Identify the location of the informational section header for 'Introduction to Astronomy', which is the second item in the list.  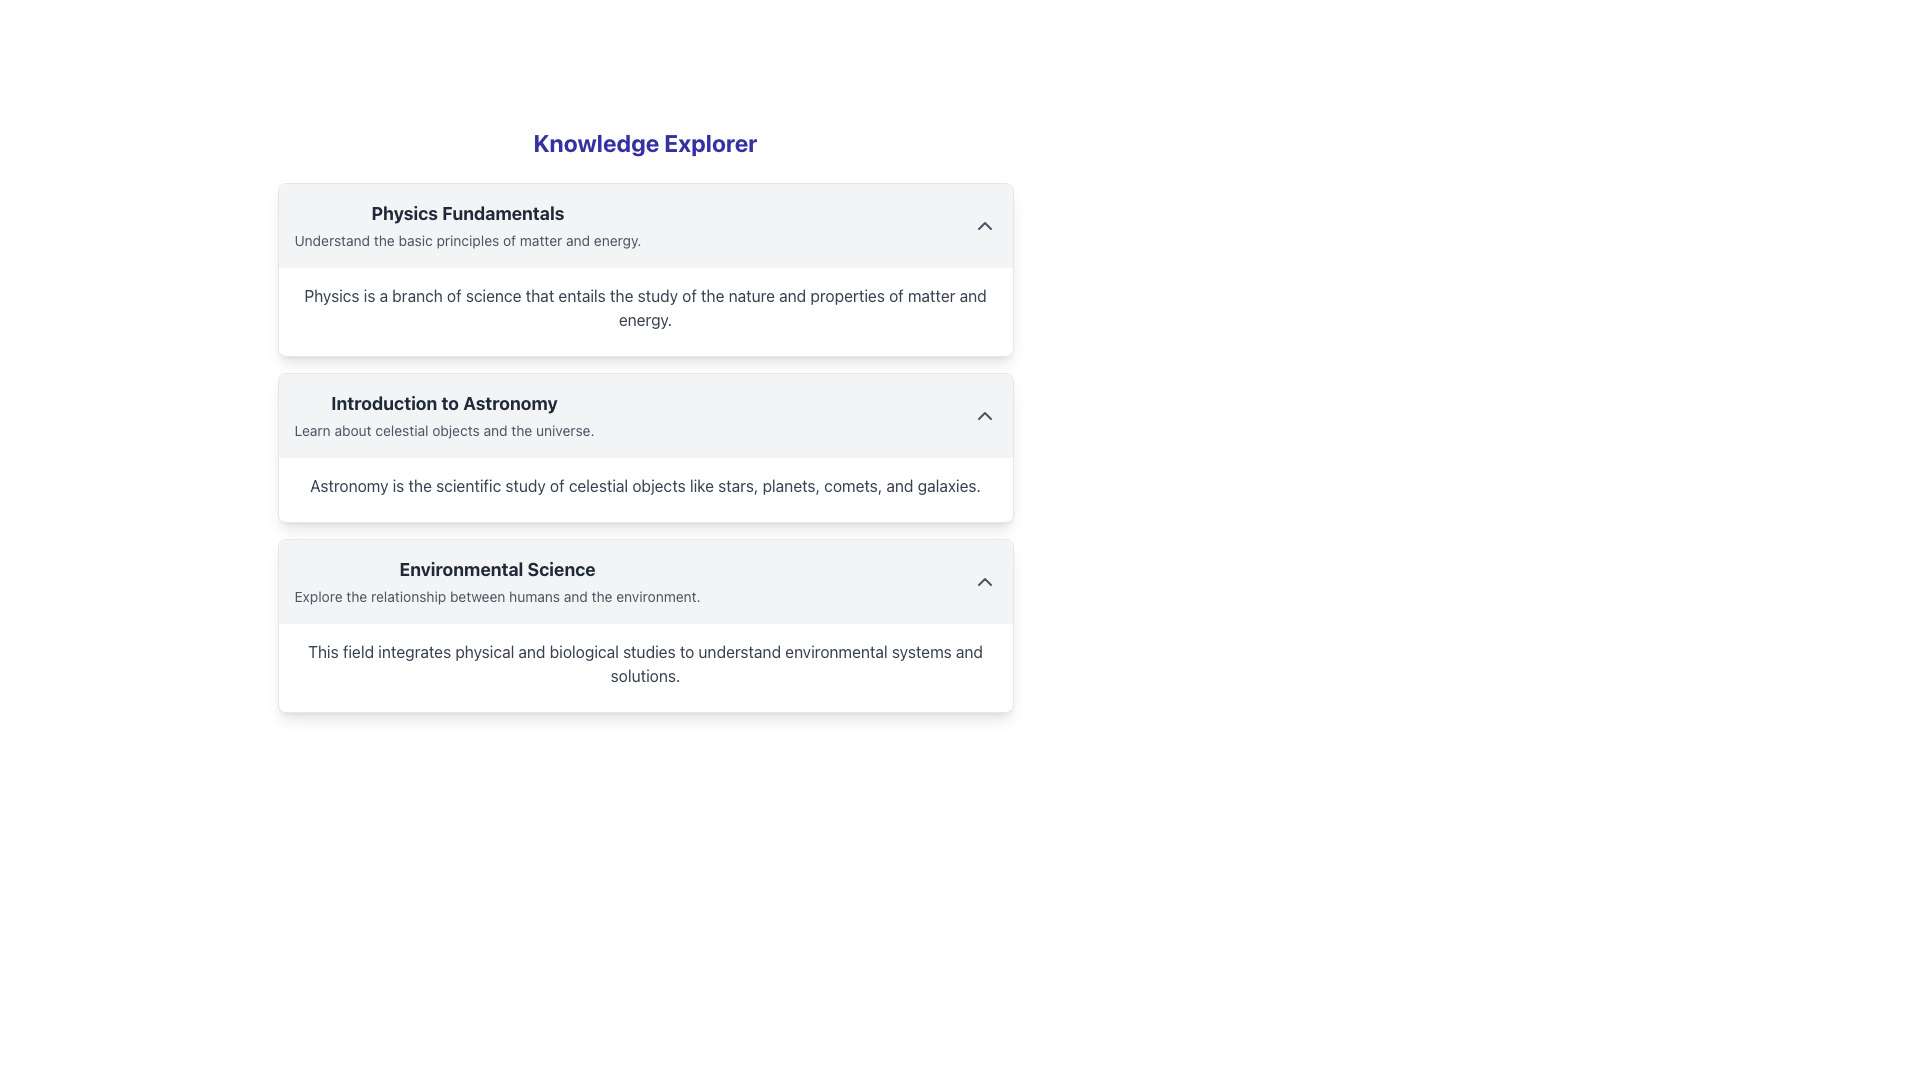
(443, 415).